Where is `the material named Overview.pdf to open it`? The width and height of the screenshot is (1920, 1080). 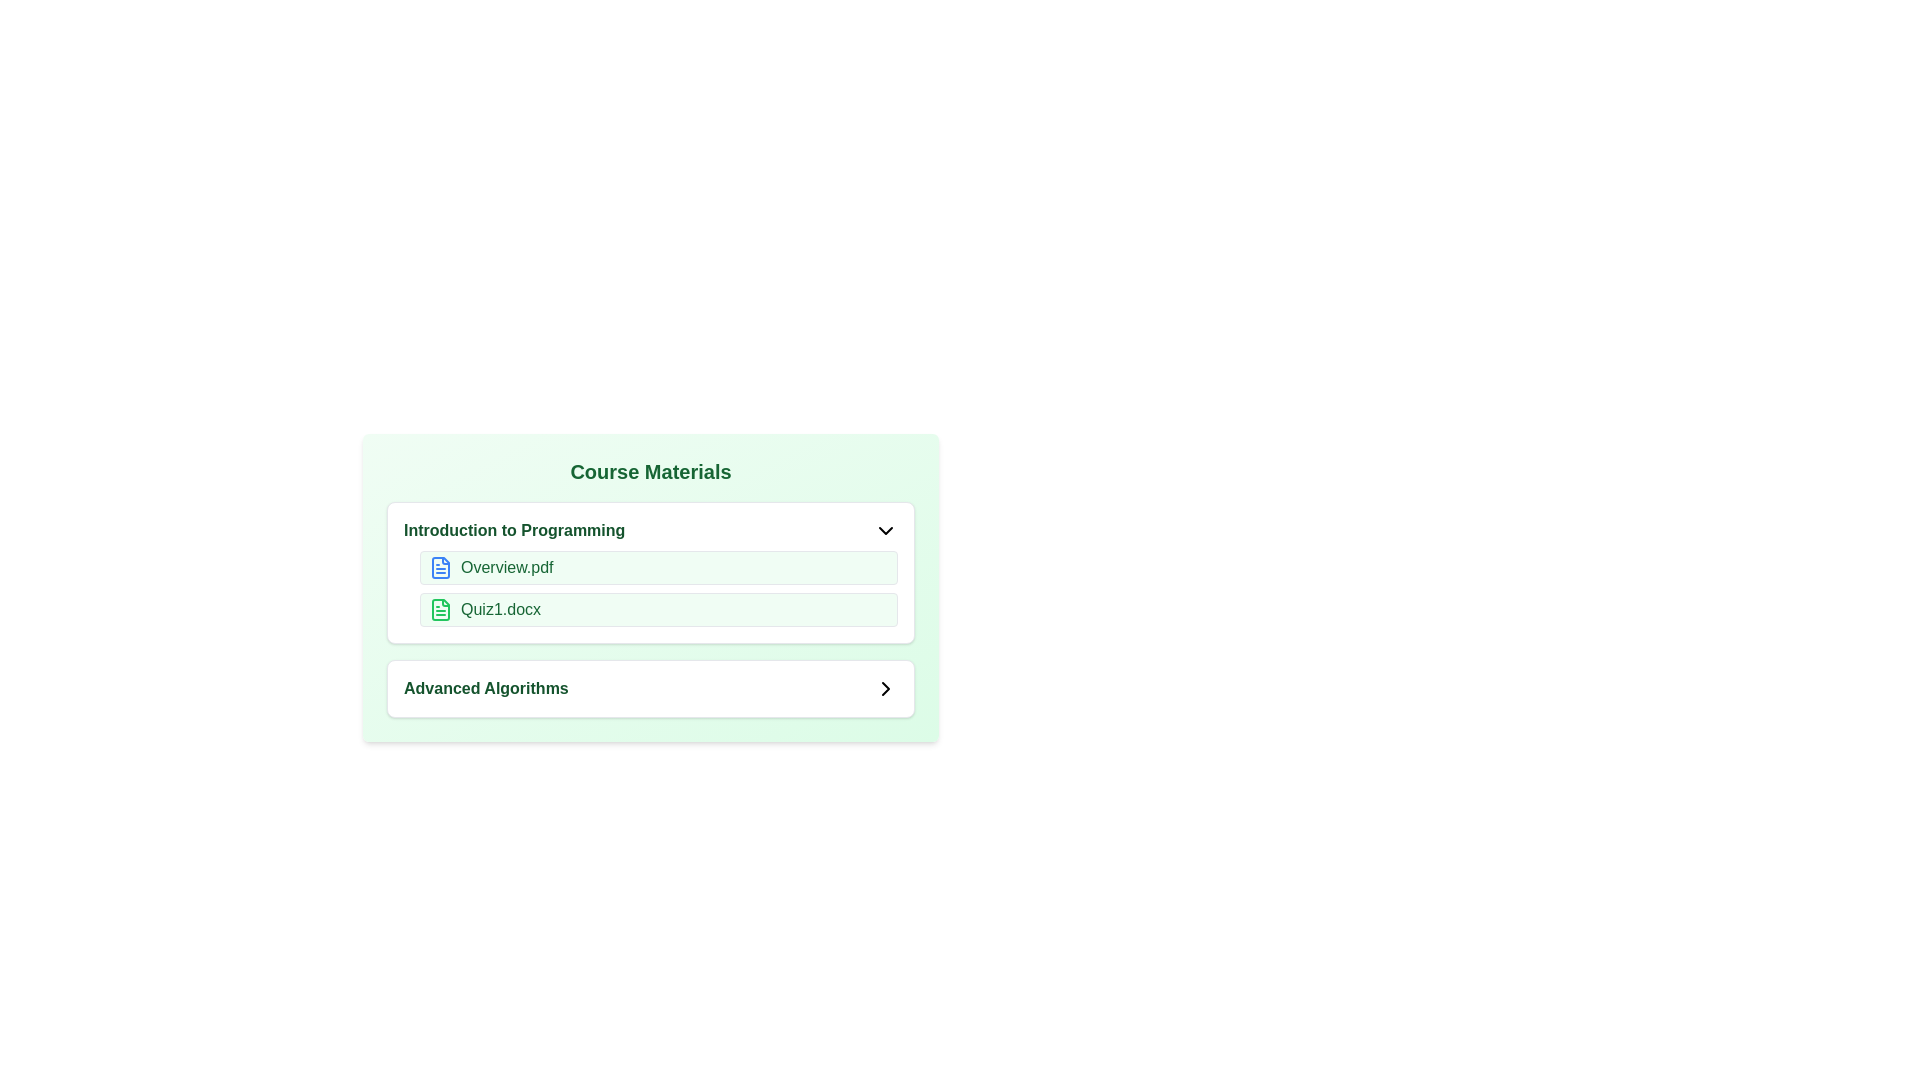 the material named Overview.pdf to open it is located at coordinates (440, 567).